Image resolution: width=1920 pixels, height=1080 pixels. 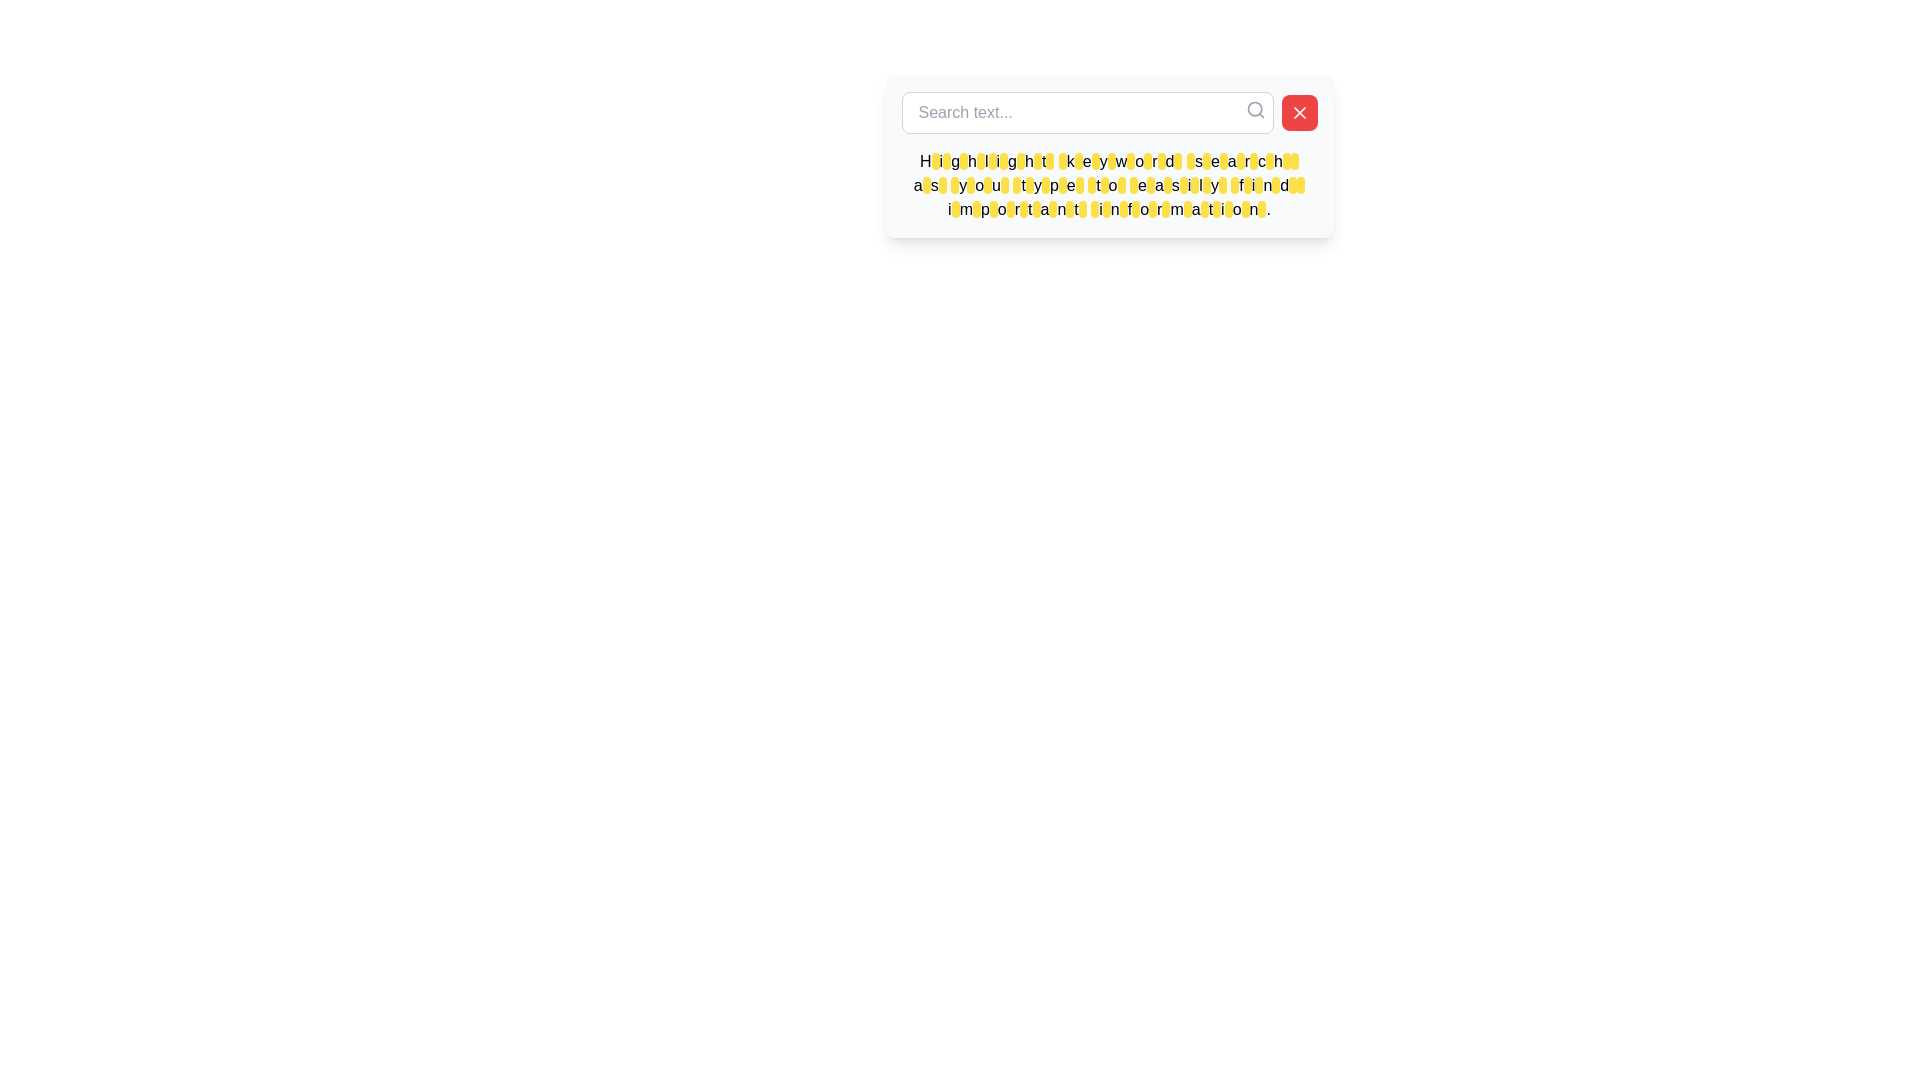 What do you see at coordinates (1081, 209) in the screenshot?
I see `the Text Highlight element that emphasizes the keyword in the phrase 'Highlight keyword search as you type to easily find important information.'` at bounding box center [1081, 209].